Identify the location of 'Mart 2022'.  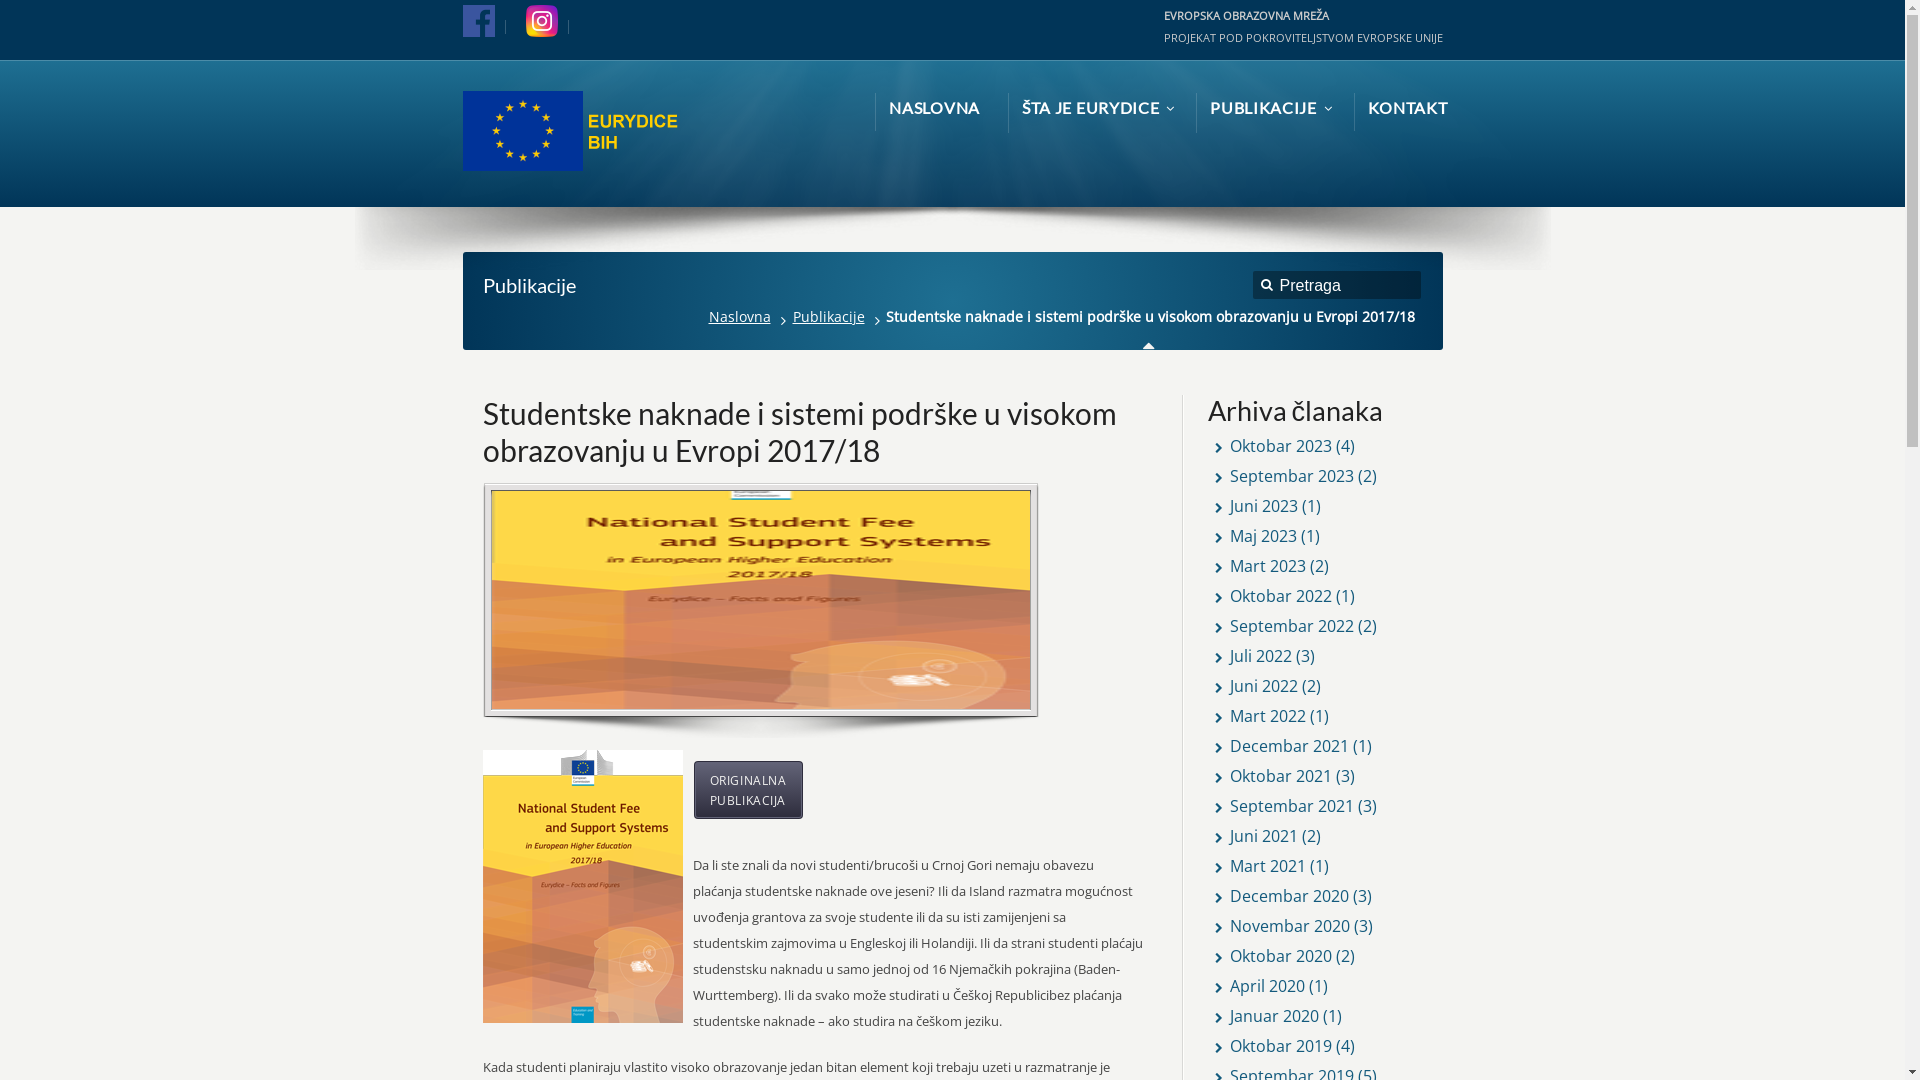
(1228, 715).